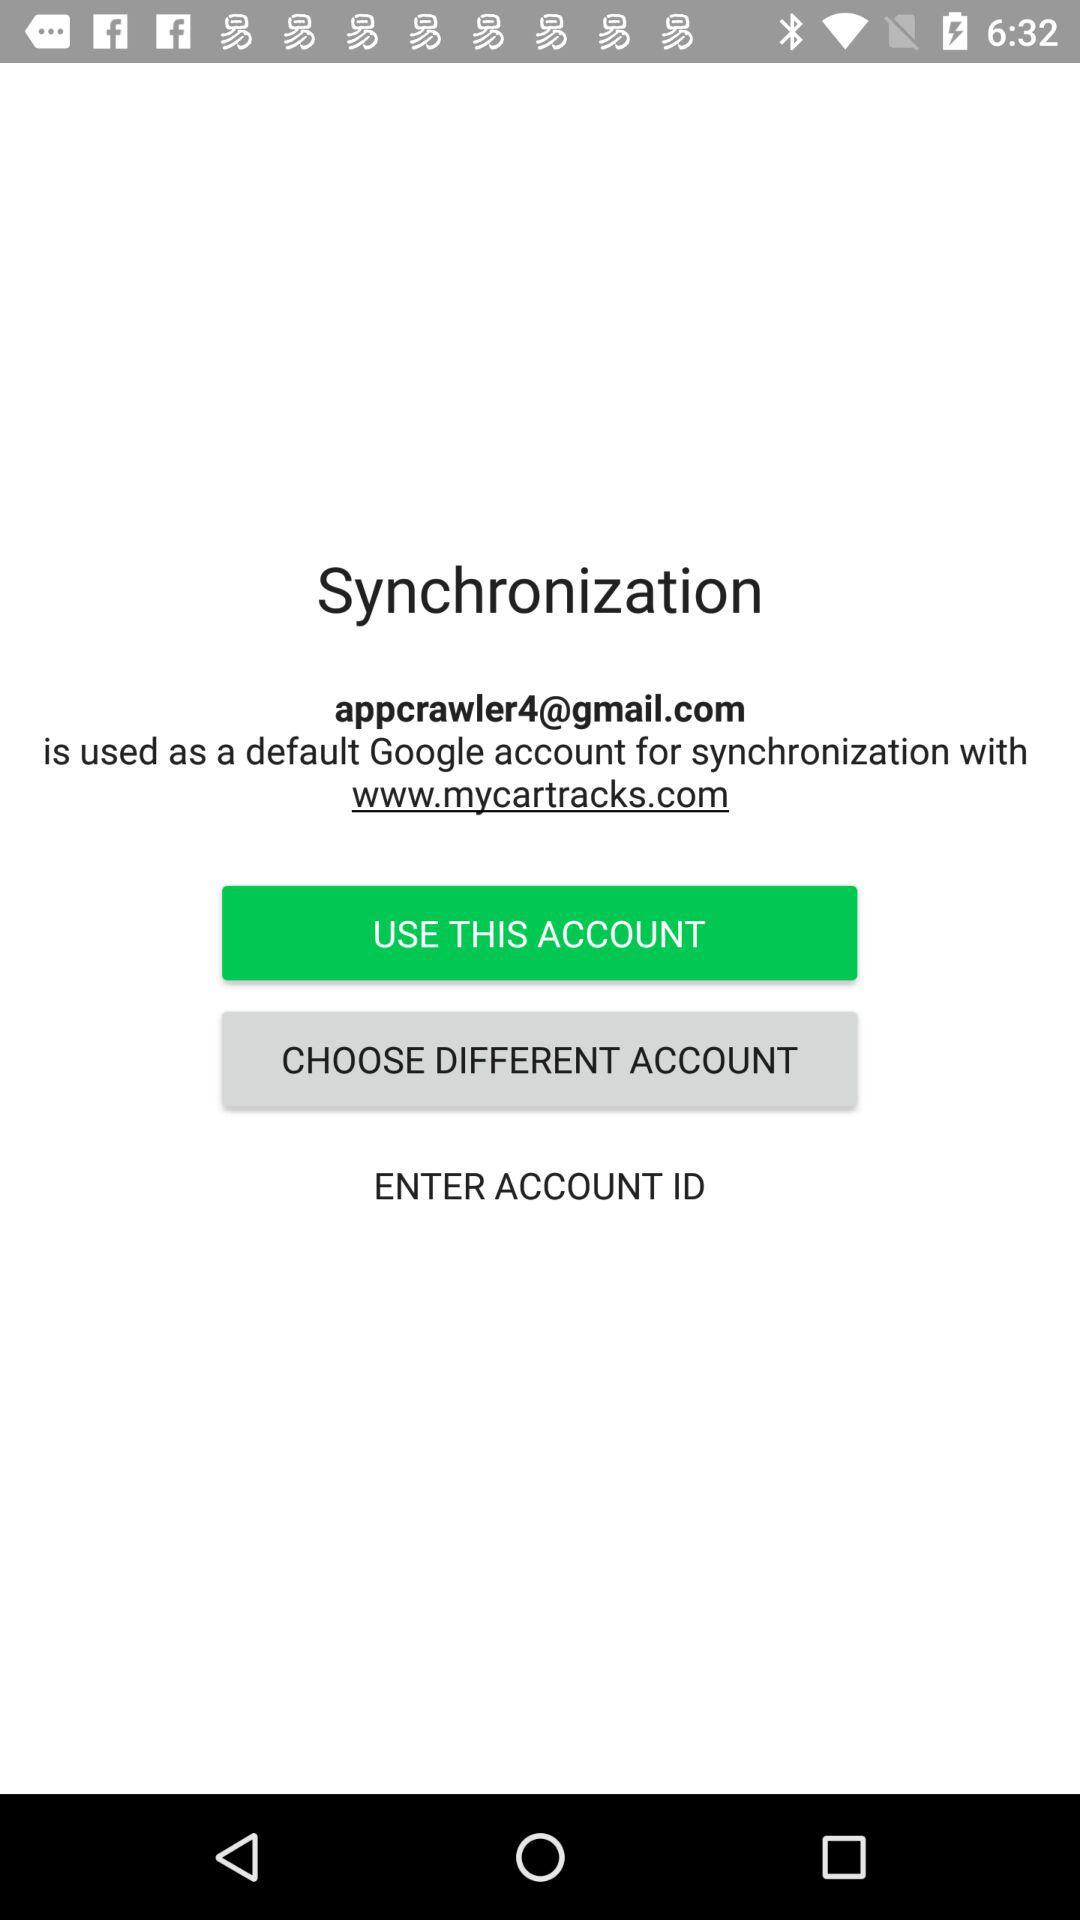 The width and height of the screenshot is (1080, 1920). What do you see at coordinates (538, 1058) in the screenshot?
I see `the icon below the use this account icon` at bounding box center [538, 1058].